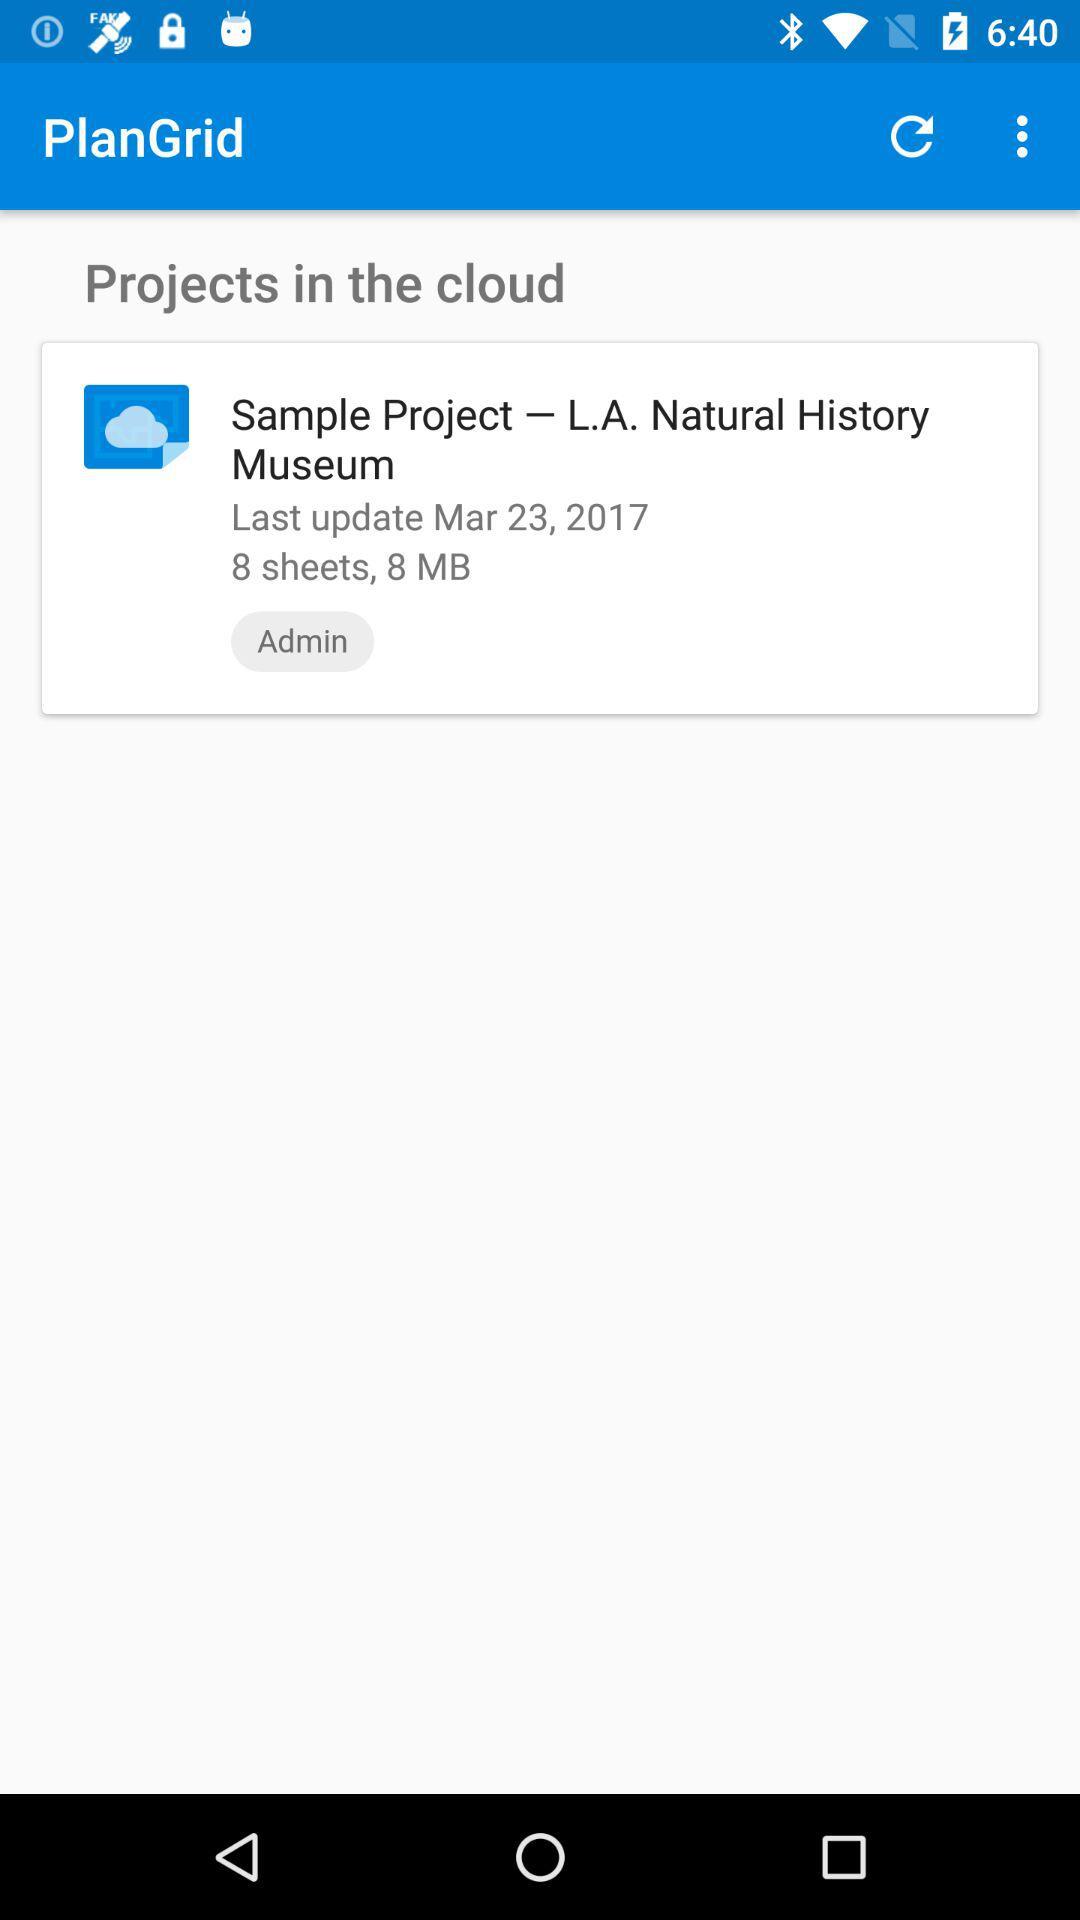 The image size is (1080, 1920). I want to click on icon above sample project l item, so click(1027, 135).